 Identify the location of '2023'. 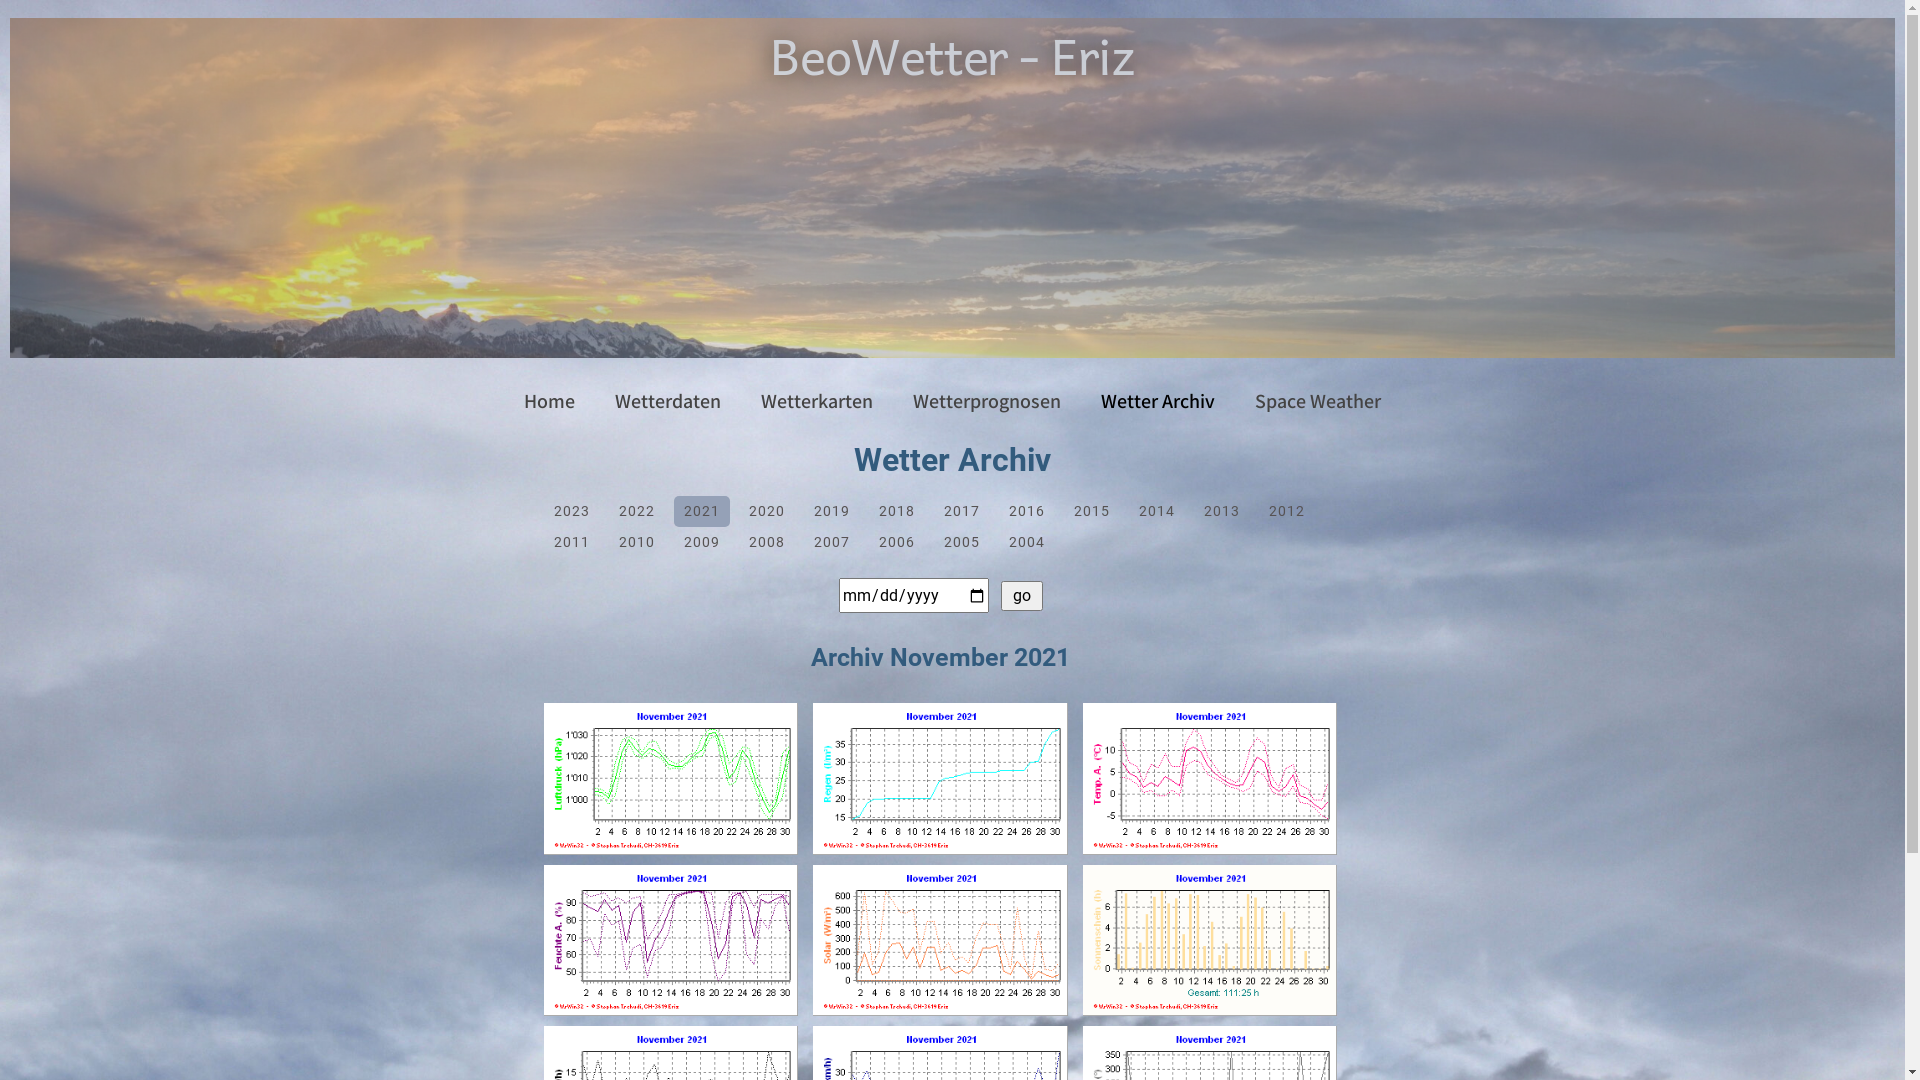
(543, 510).